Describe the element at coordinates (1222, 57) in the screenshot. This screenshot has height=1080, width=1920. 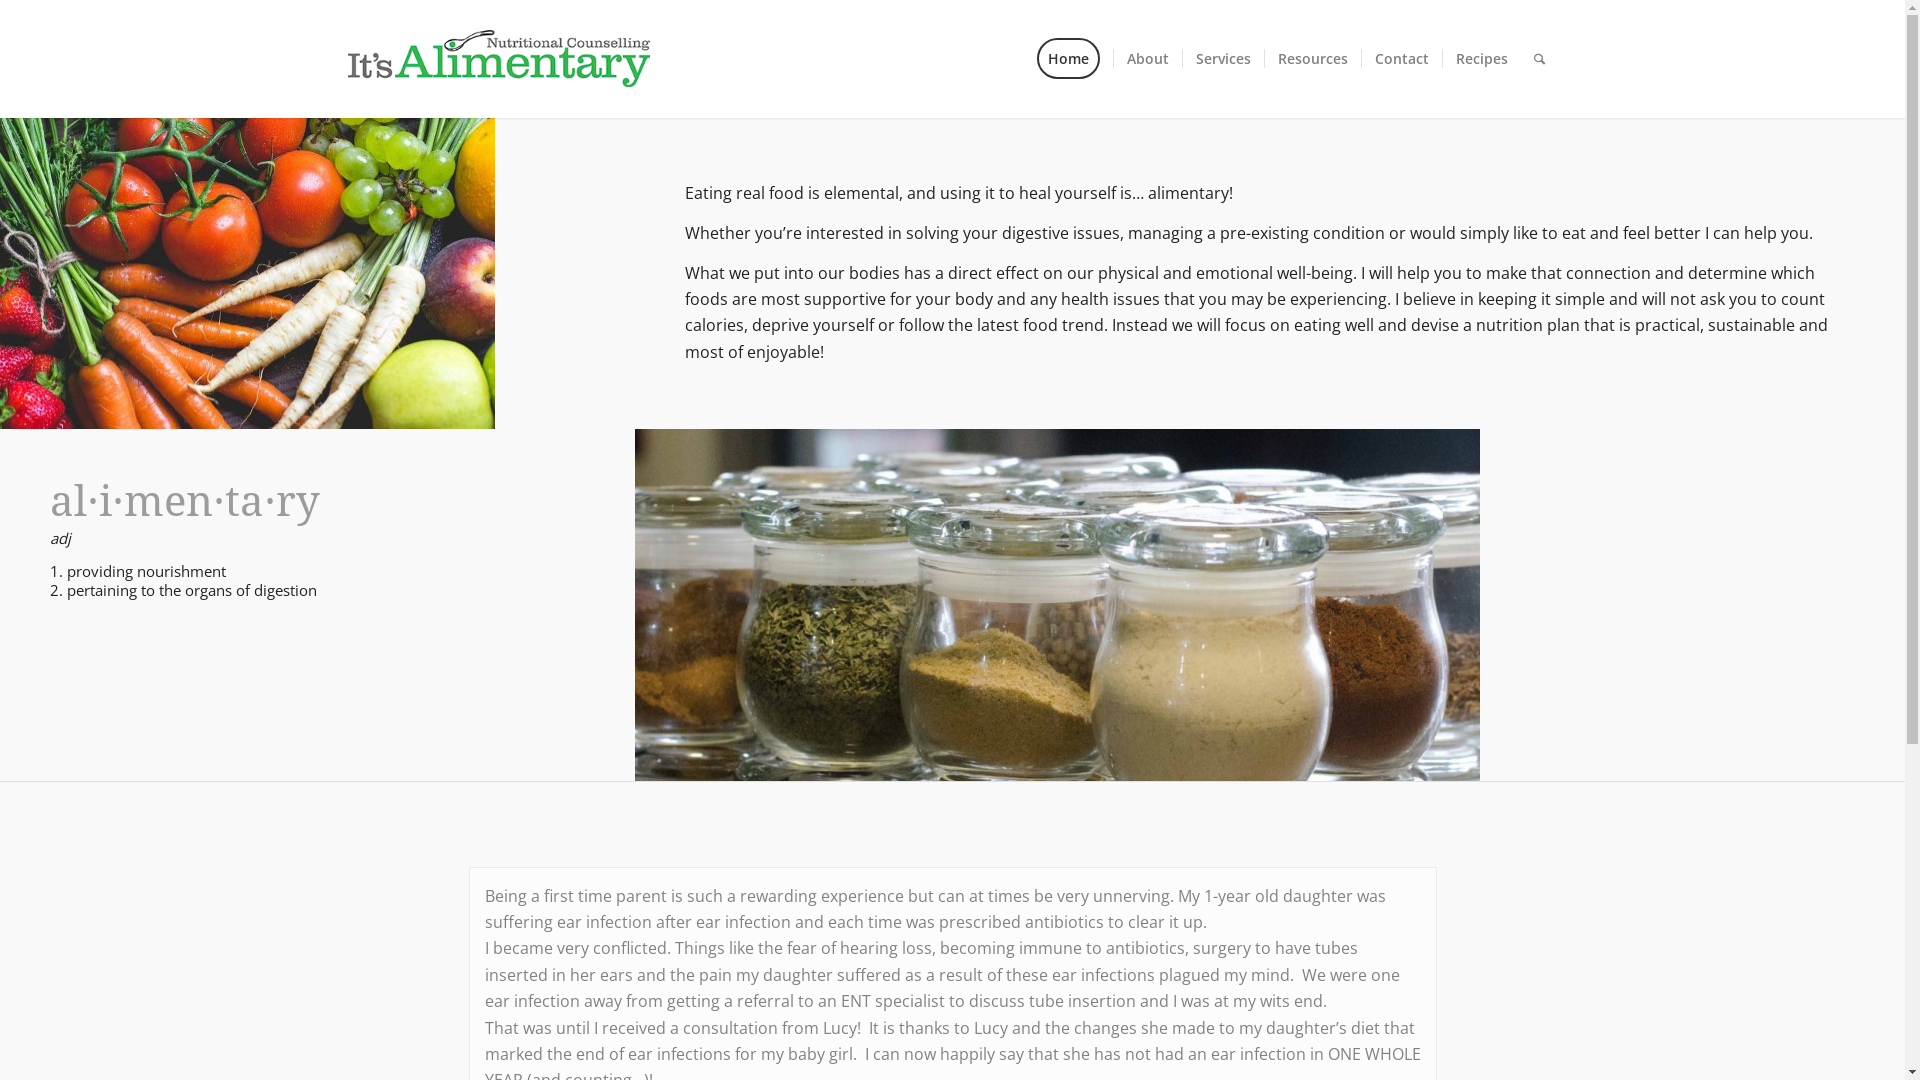
I see `'Services'` at that location.